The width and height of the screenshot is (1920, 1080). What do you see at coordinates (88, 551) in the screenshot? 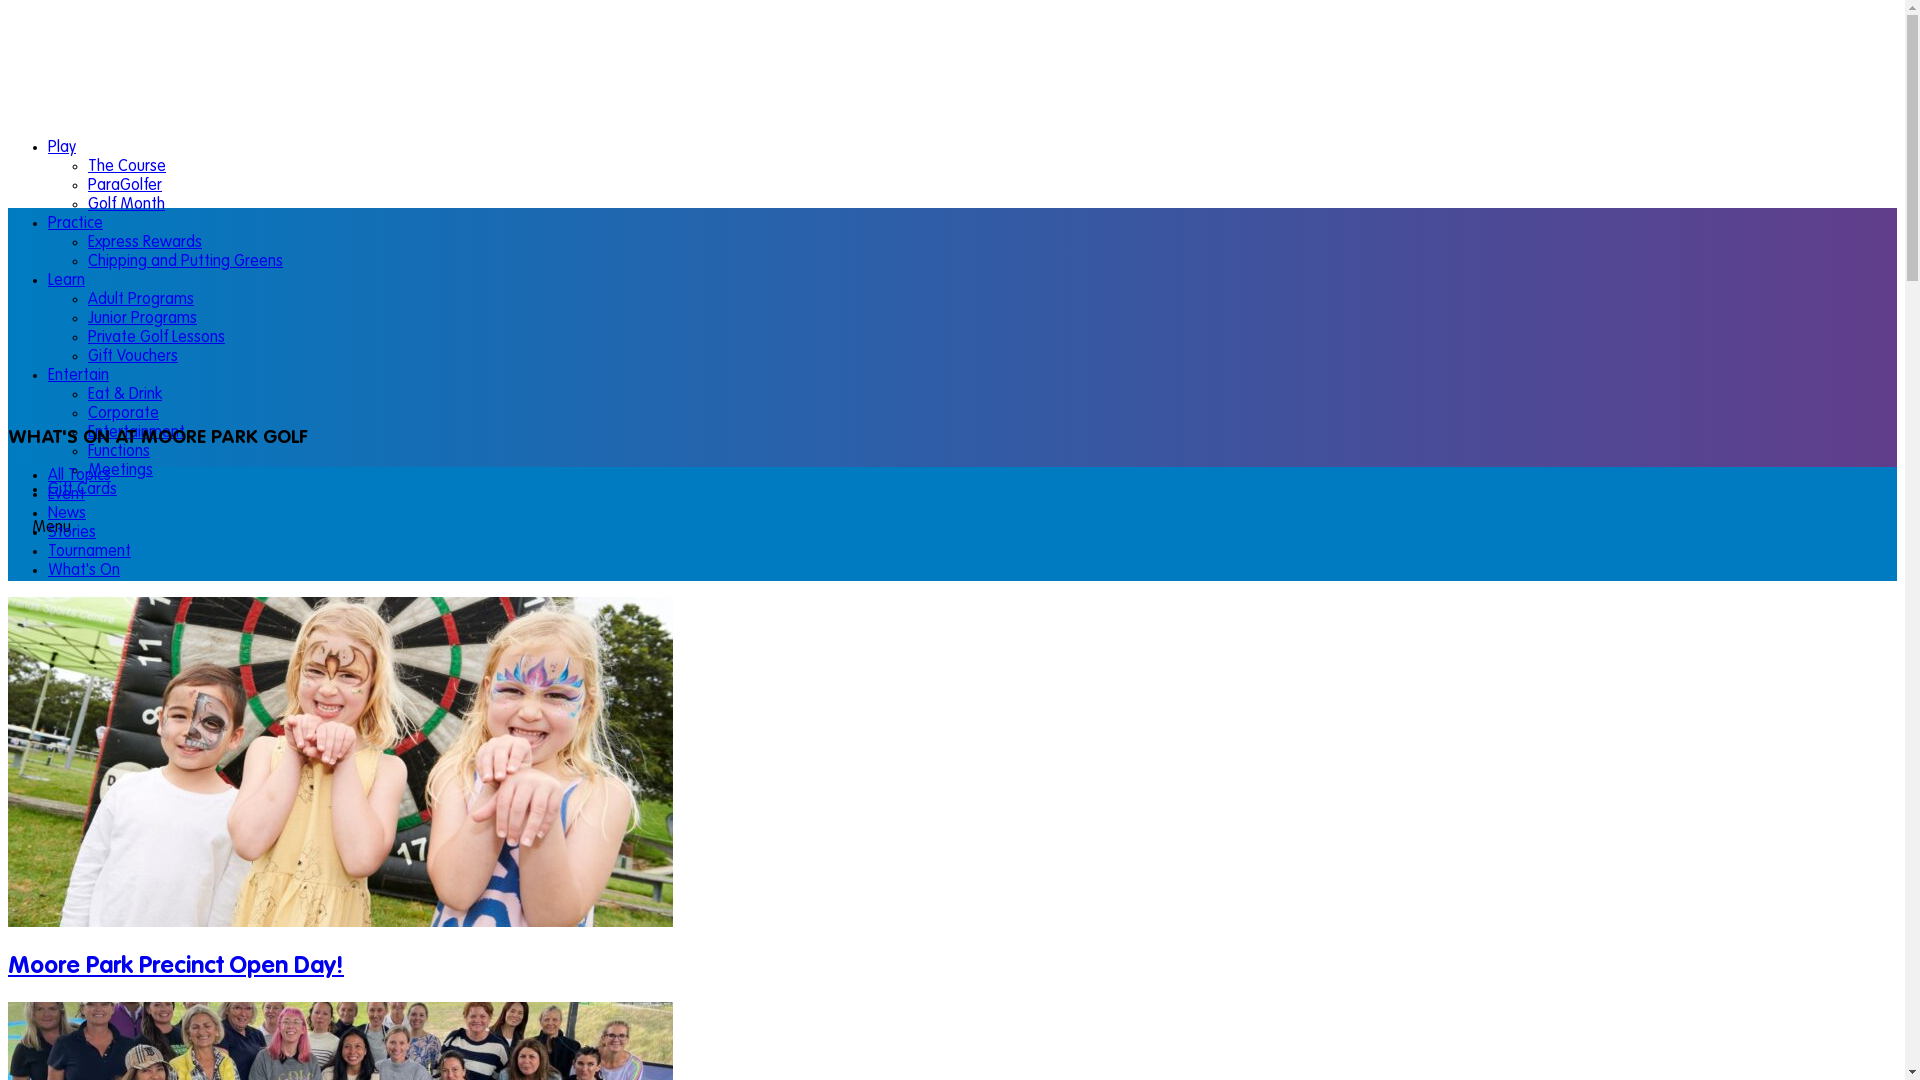
I see `'Tournament'` at bounding box center [88, 551].